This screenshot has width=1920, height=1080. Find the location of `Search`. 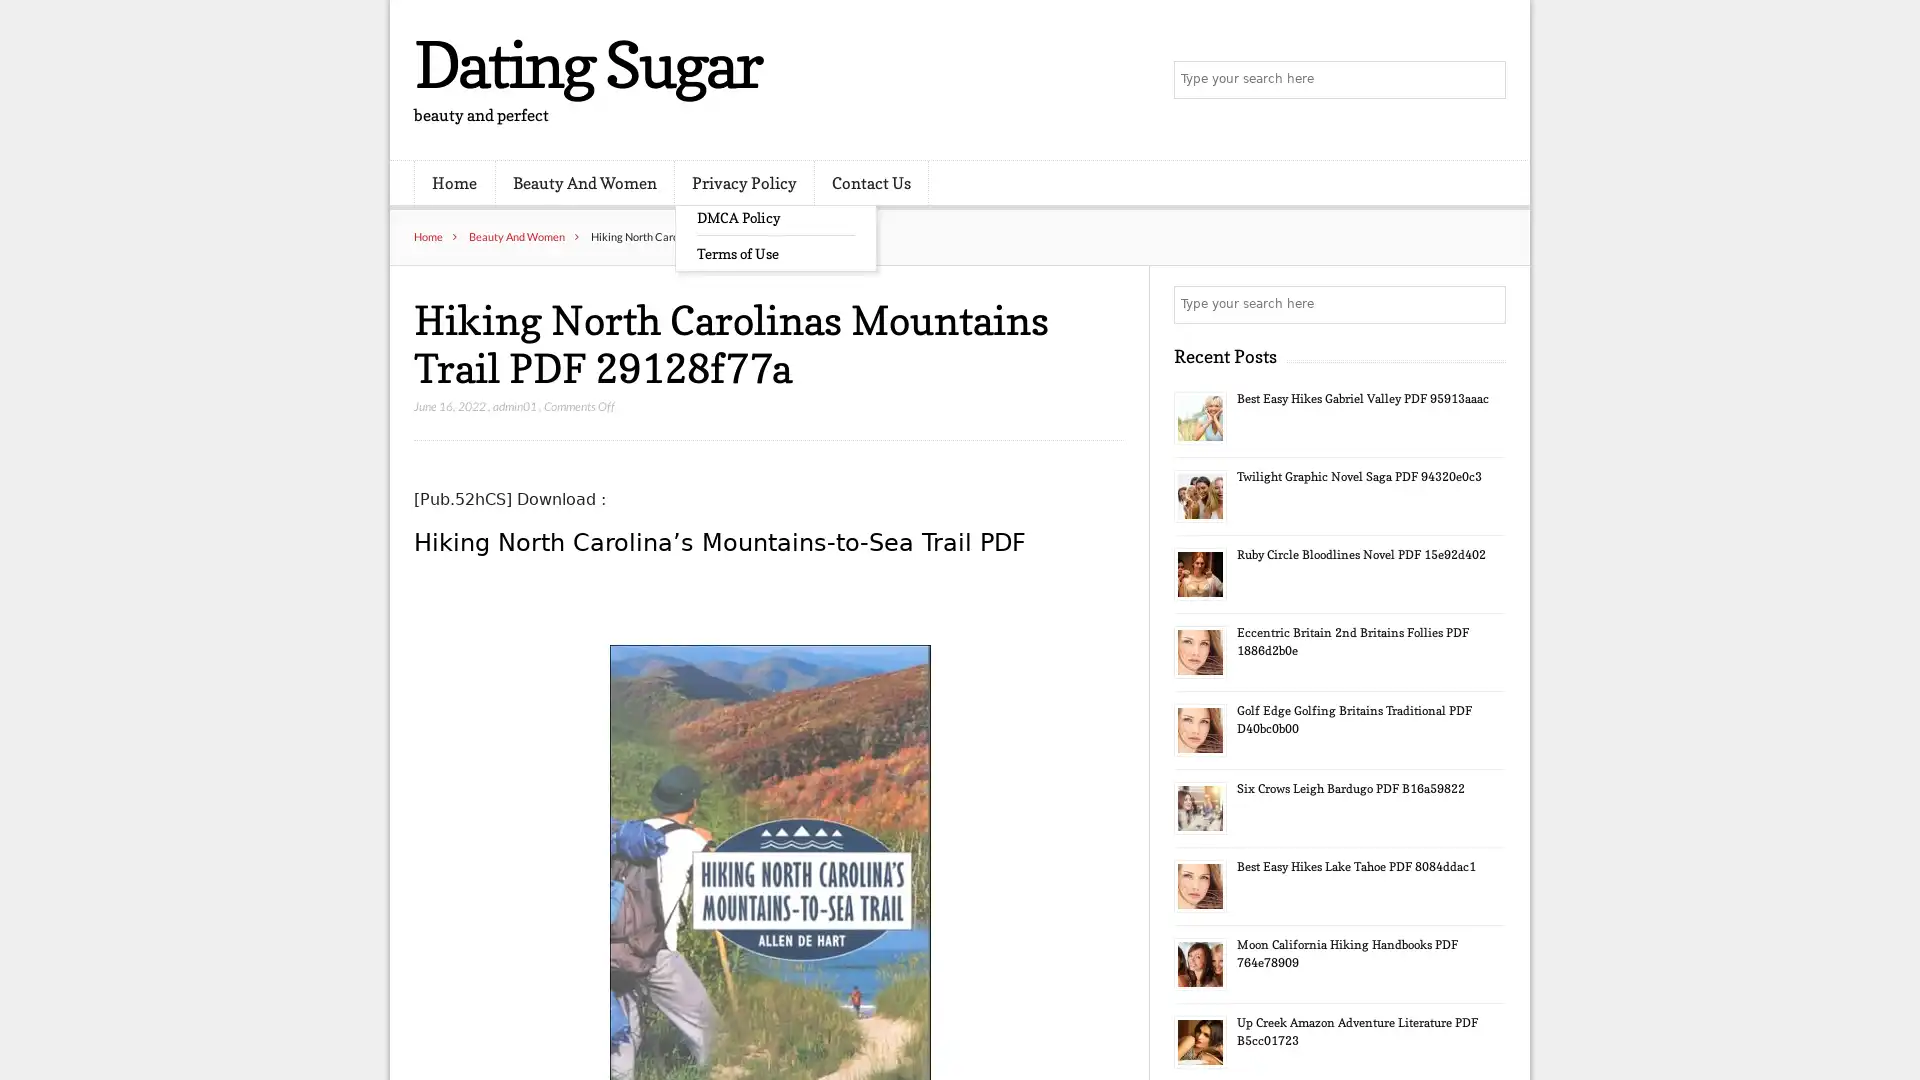

Search is located at coordinates (1485, 80).